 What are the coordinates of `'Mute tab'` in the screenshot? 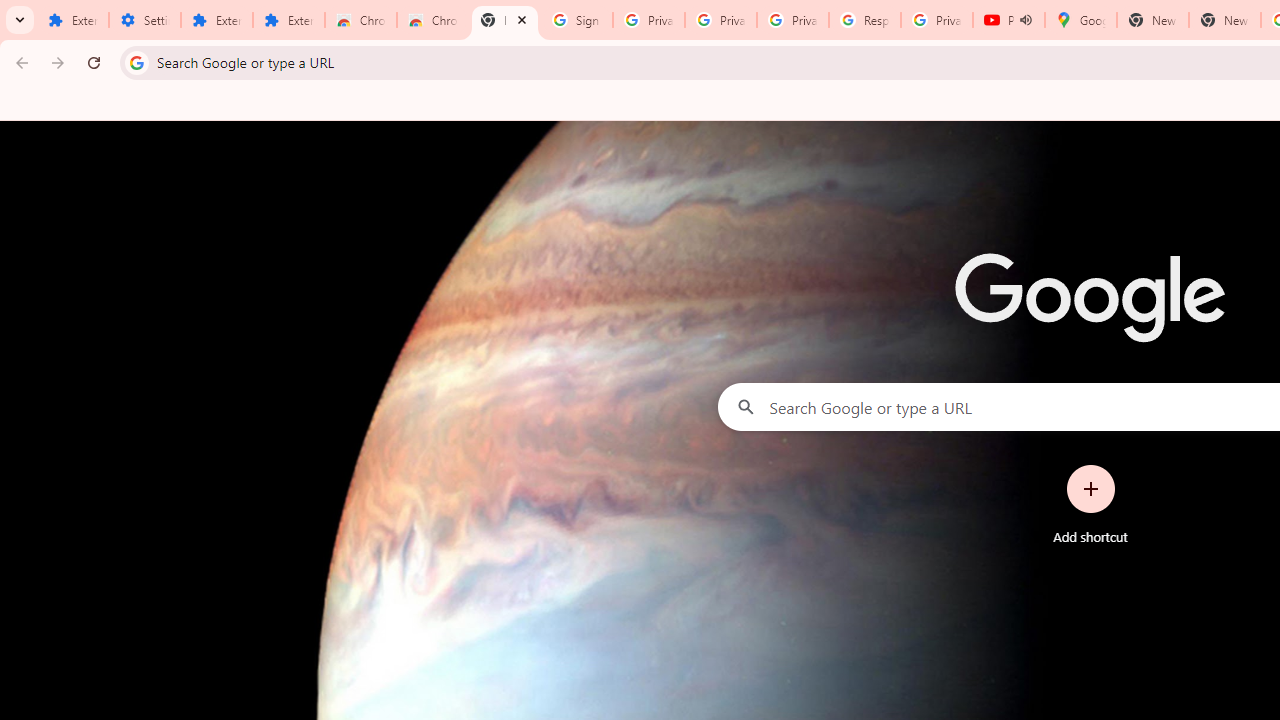 It's located at (1025, 20).